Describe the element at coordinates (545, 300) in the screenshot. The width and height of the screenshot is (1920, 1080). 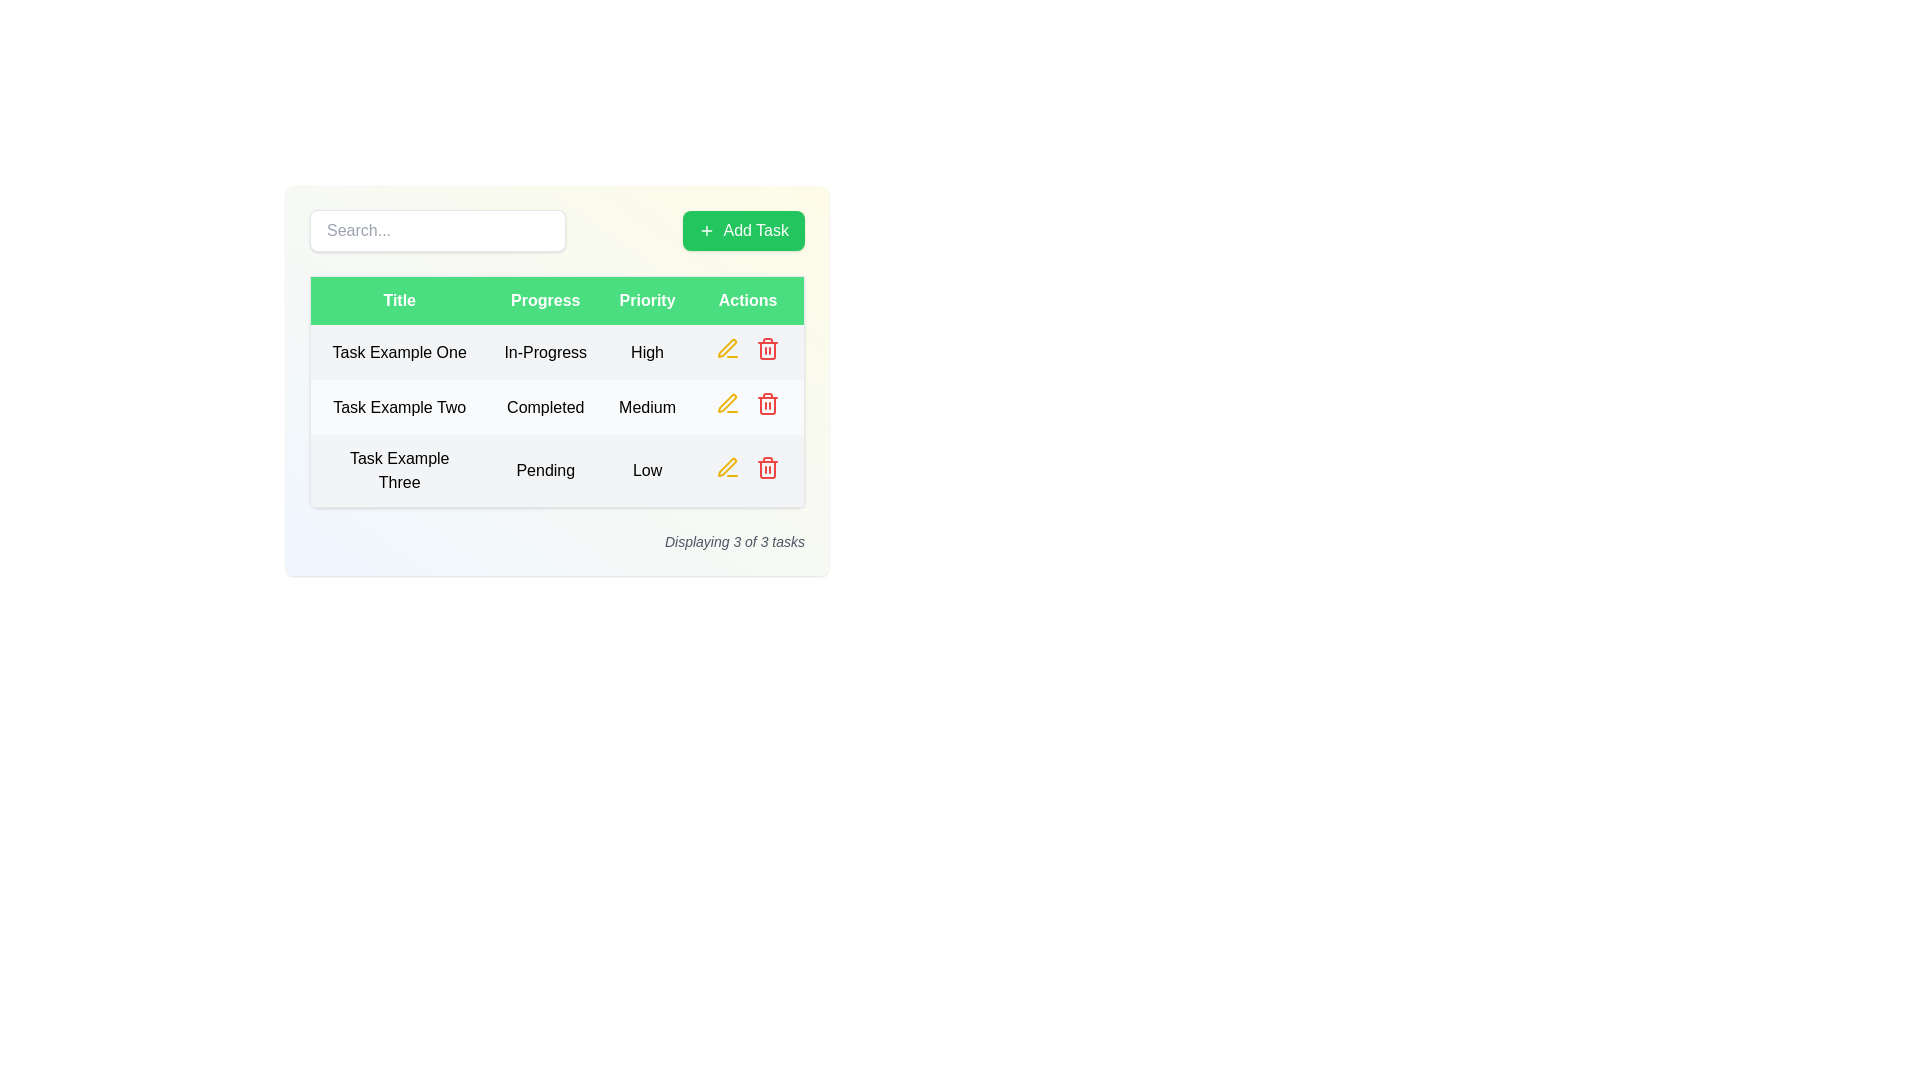
I see `the Table Header Cell labeled 'Progress', which has a green background and white text, positioned second among four sections near the top of the interface` at that location.